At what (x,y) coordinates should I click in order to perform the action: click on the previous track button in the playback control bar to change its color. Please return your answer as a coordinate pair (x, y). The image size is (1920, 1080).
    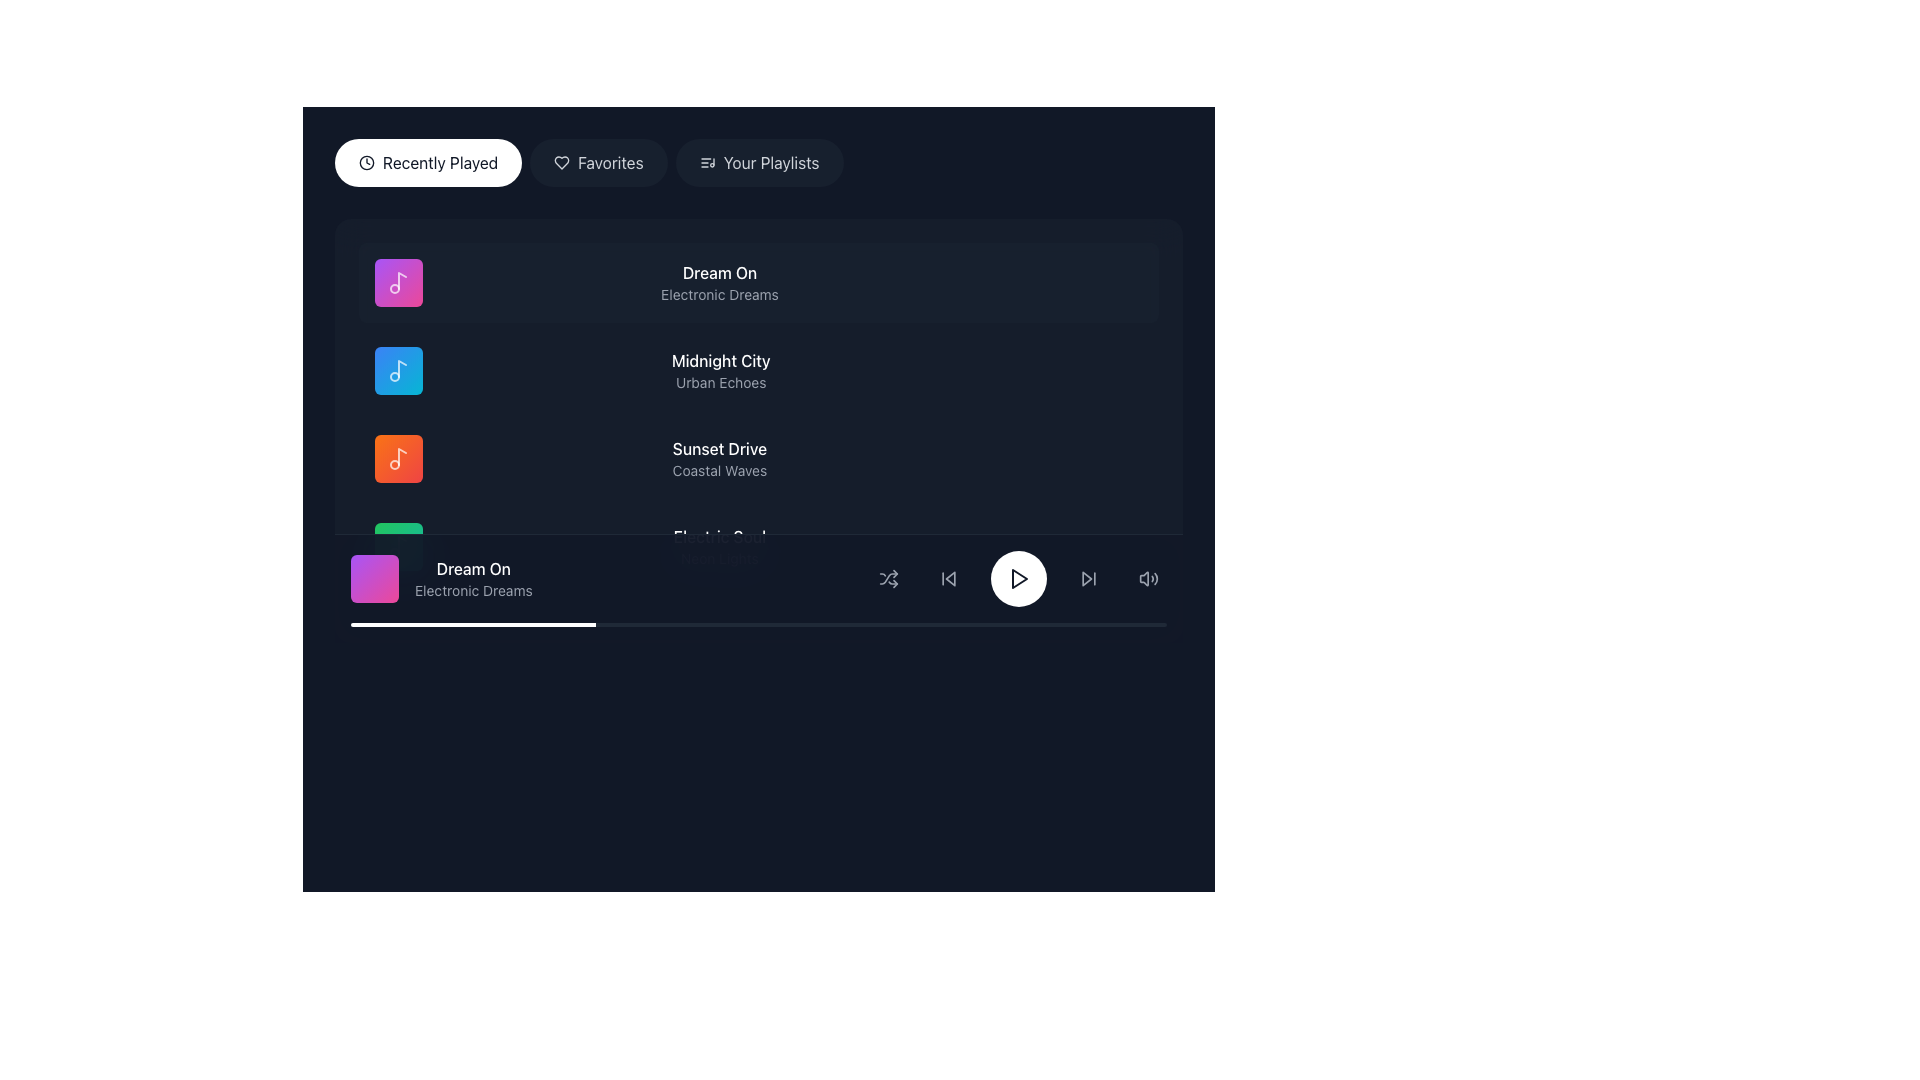
    Looking at the image, I should click on (948, 578).